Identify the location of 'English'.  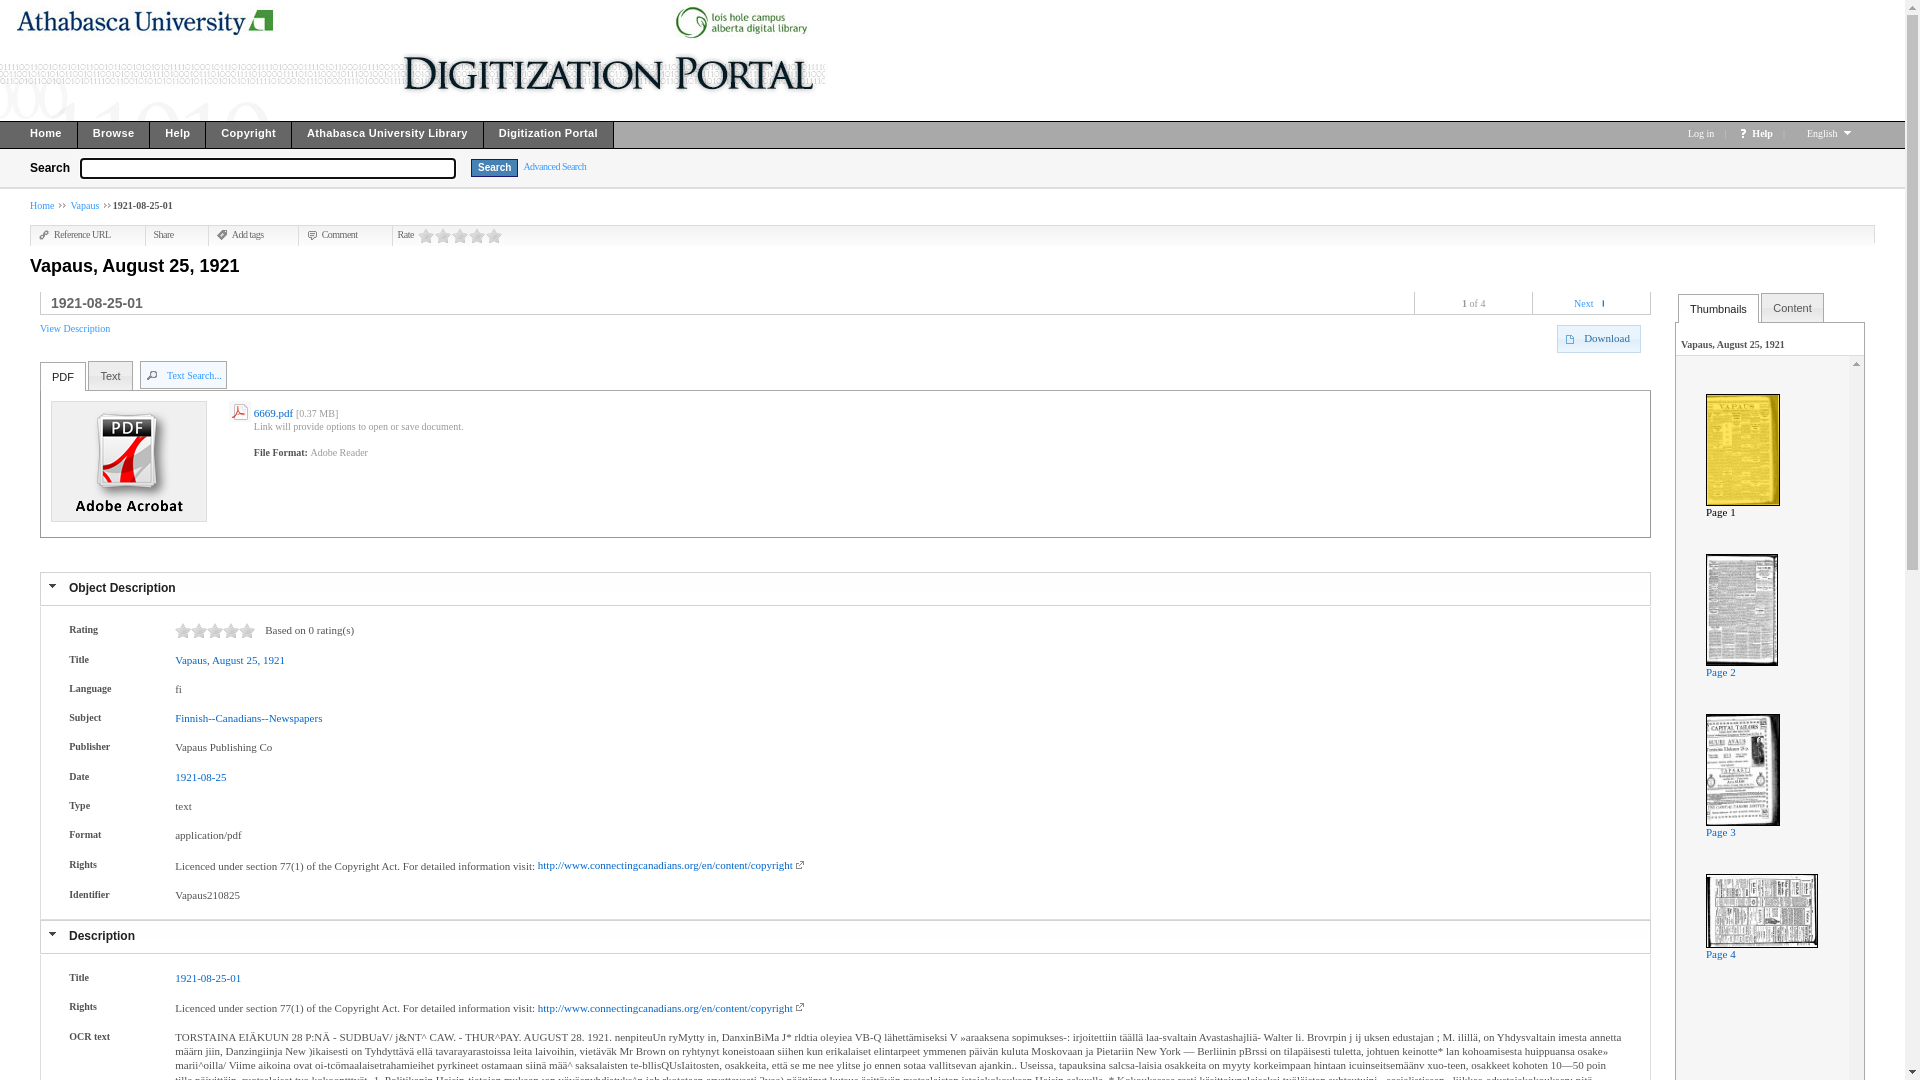
(1823, 133).